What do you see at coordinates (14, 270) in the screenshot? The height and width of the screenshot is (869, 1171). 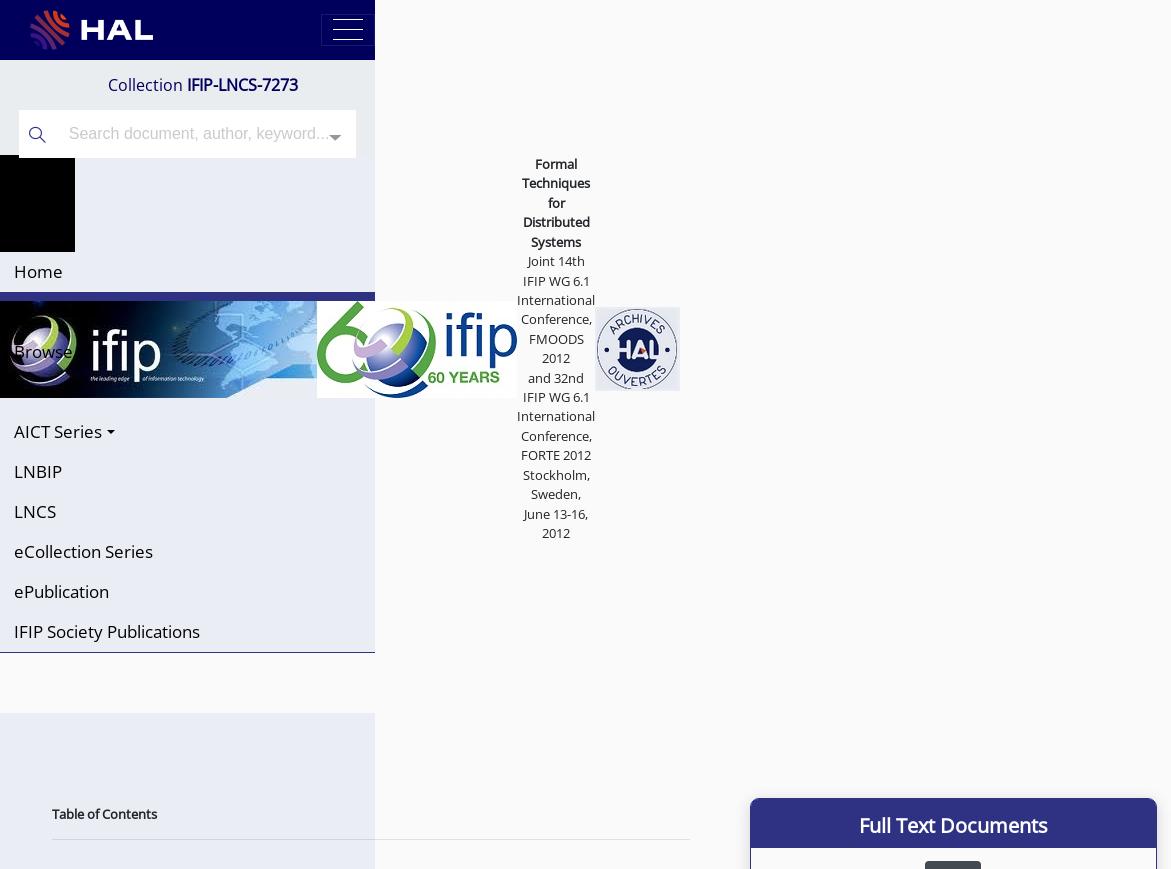 I see `'Home'` at bounding box center [14, 270].